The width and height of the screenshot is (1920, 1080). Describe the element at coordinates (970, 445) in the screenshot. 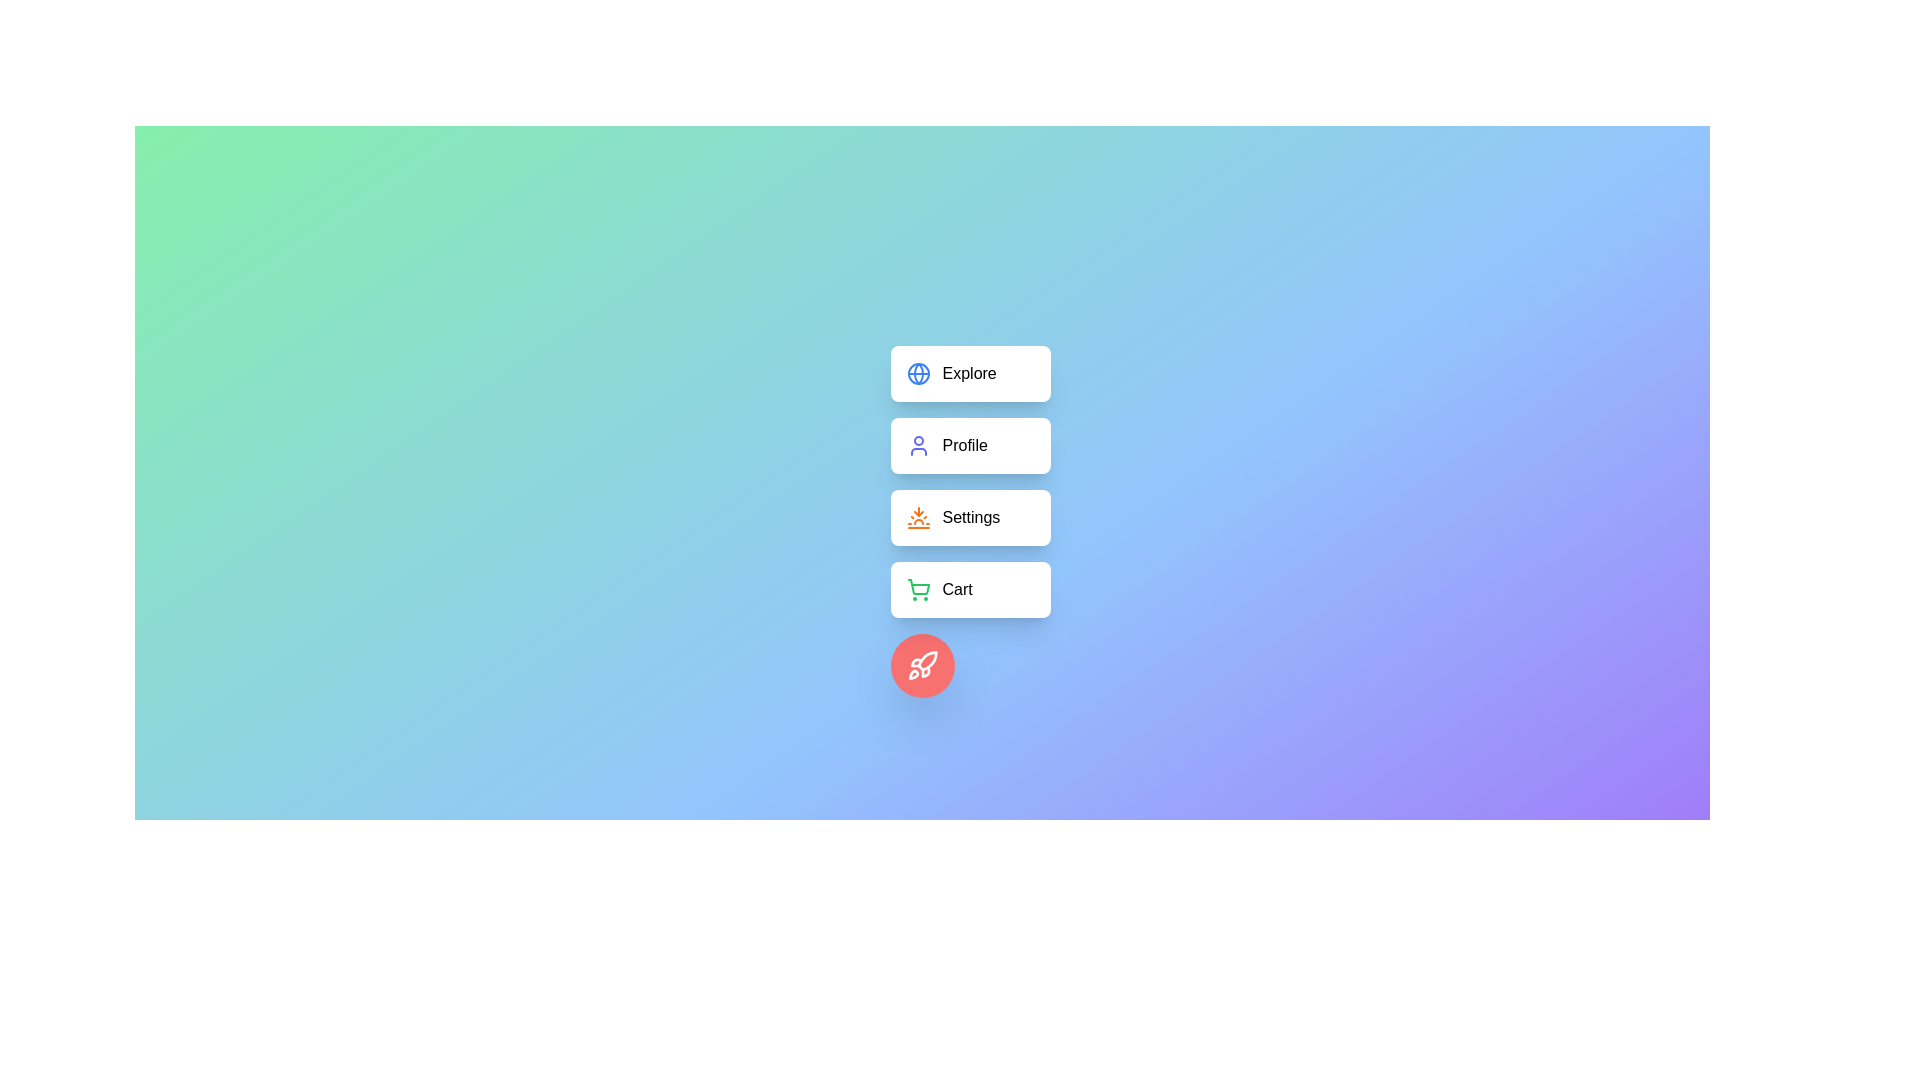

I see `the 'Profile' button in the menu` at that location.